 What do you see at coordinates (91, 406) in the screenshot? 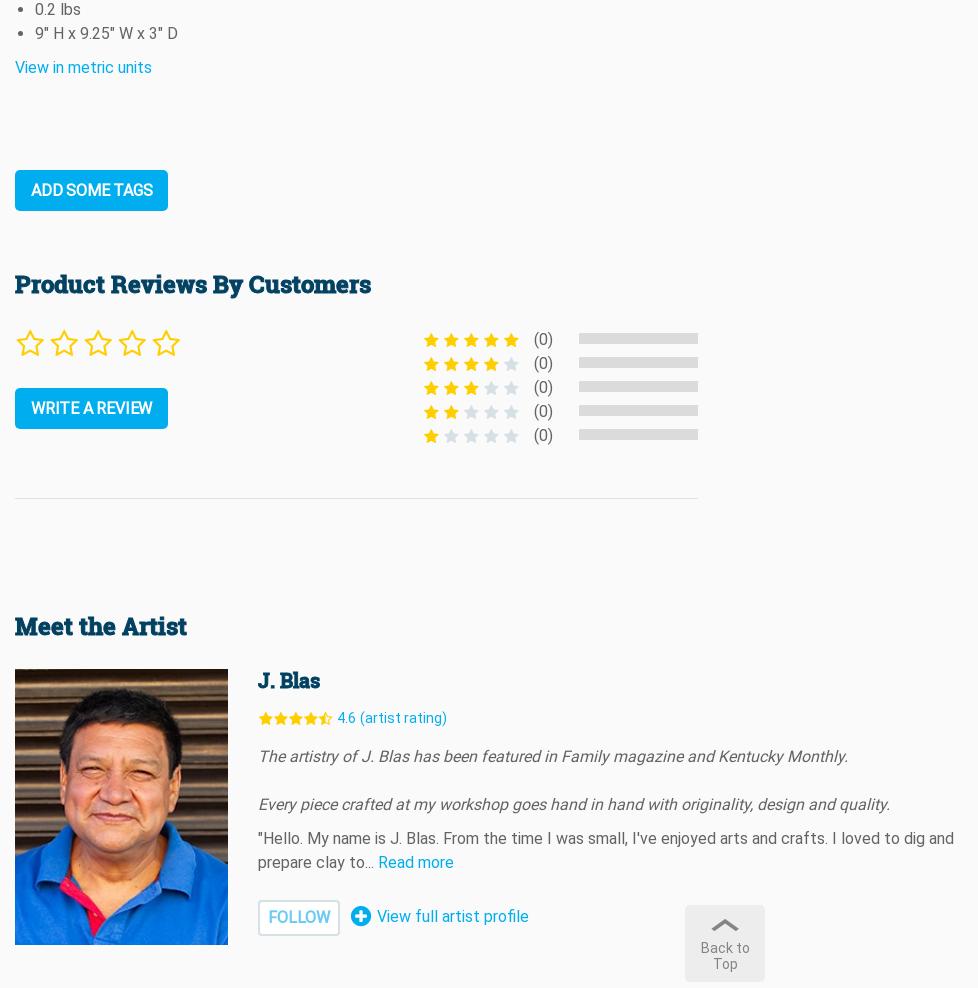
I see `'WRITE A REVIEW'` at bounding box center [91, 406].